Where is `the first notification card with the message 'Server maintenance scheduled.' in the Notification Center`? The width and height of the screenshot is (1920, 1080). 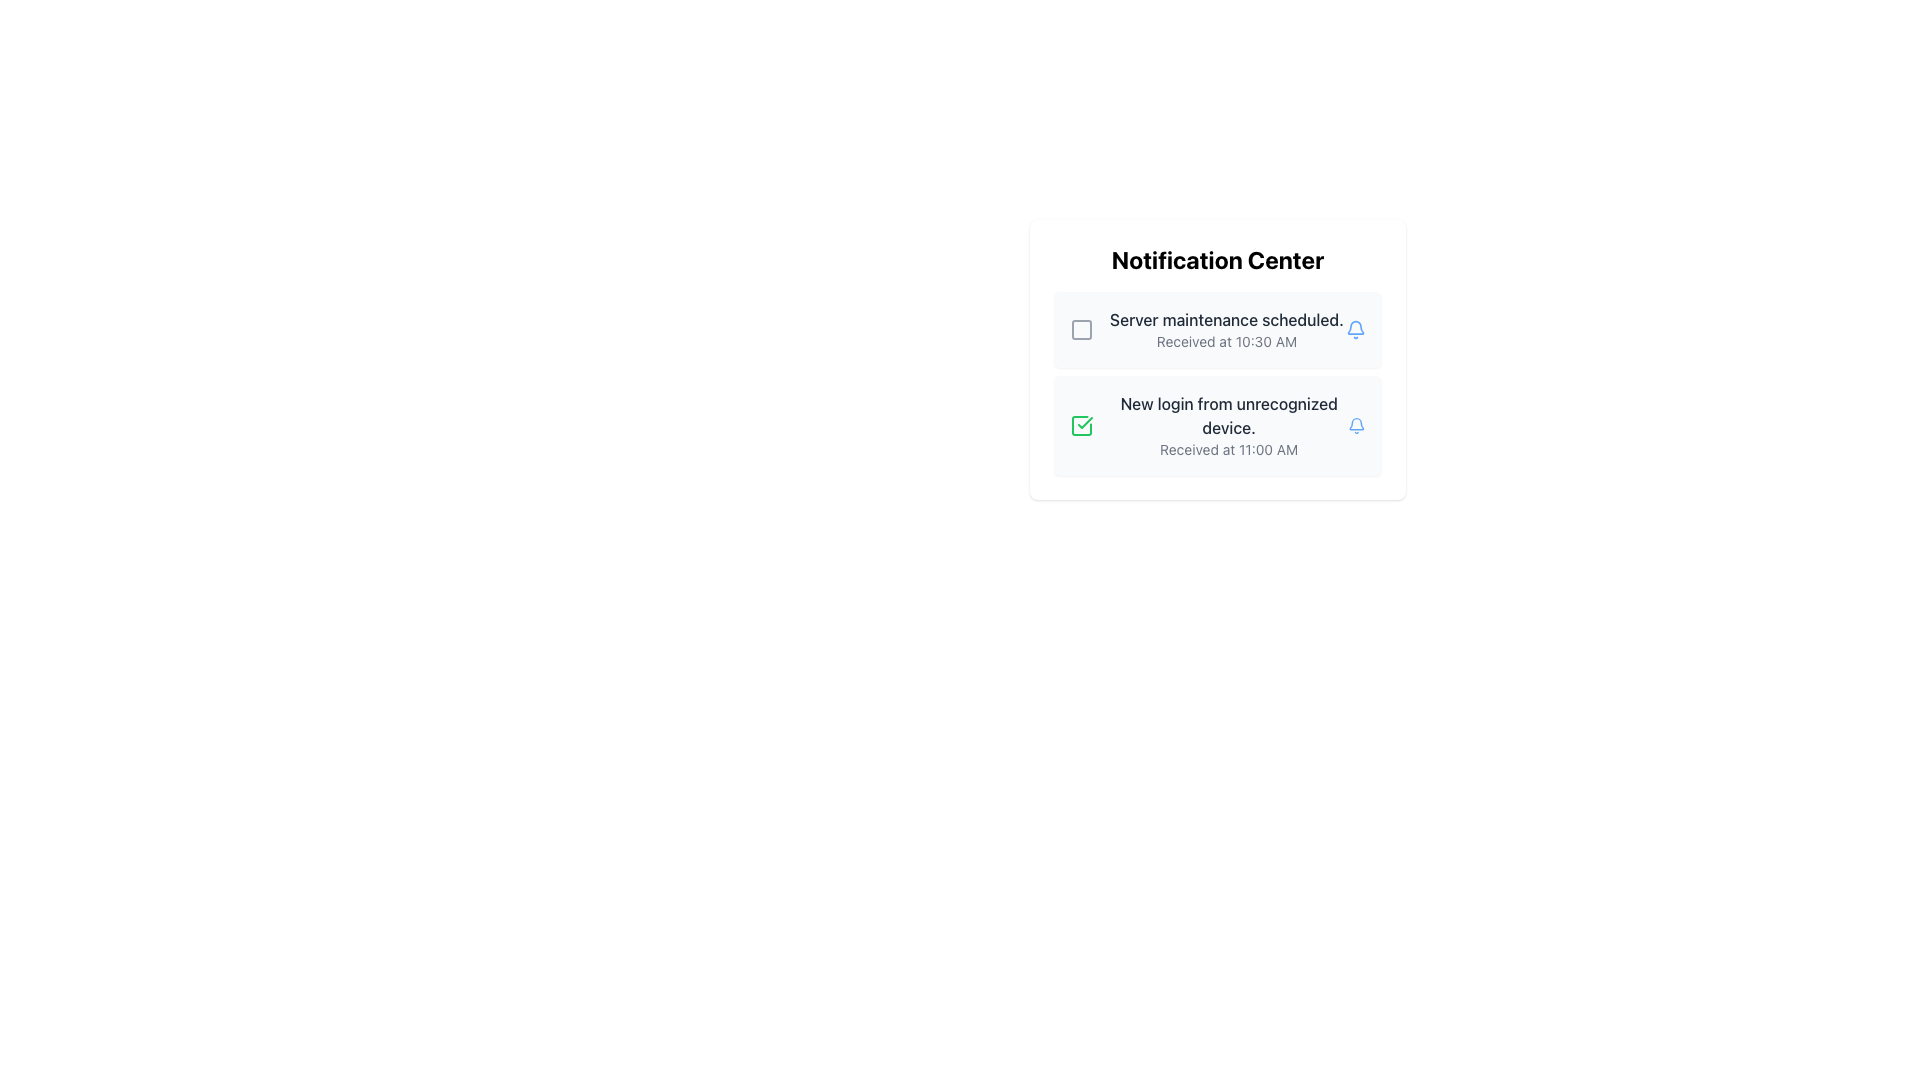
the first notification card with the message 'Server maintenance scheduled.' in the Notification Center is located at coordinates (1217, 329).